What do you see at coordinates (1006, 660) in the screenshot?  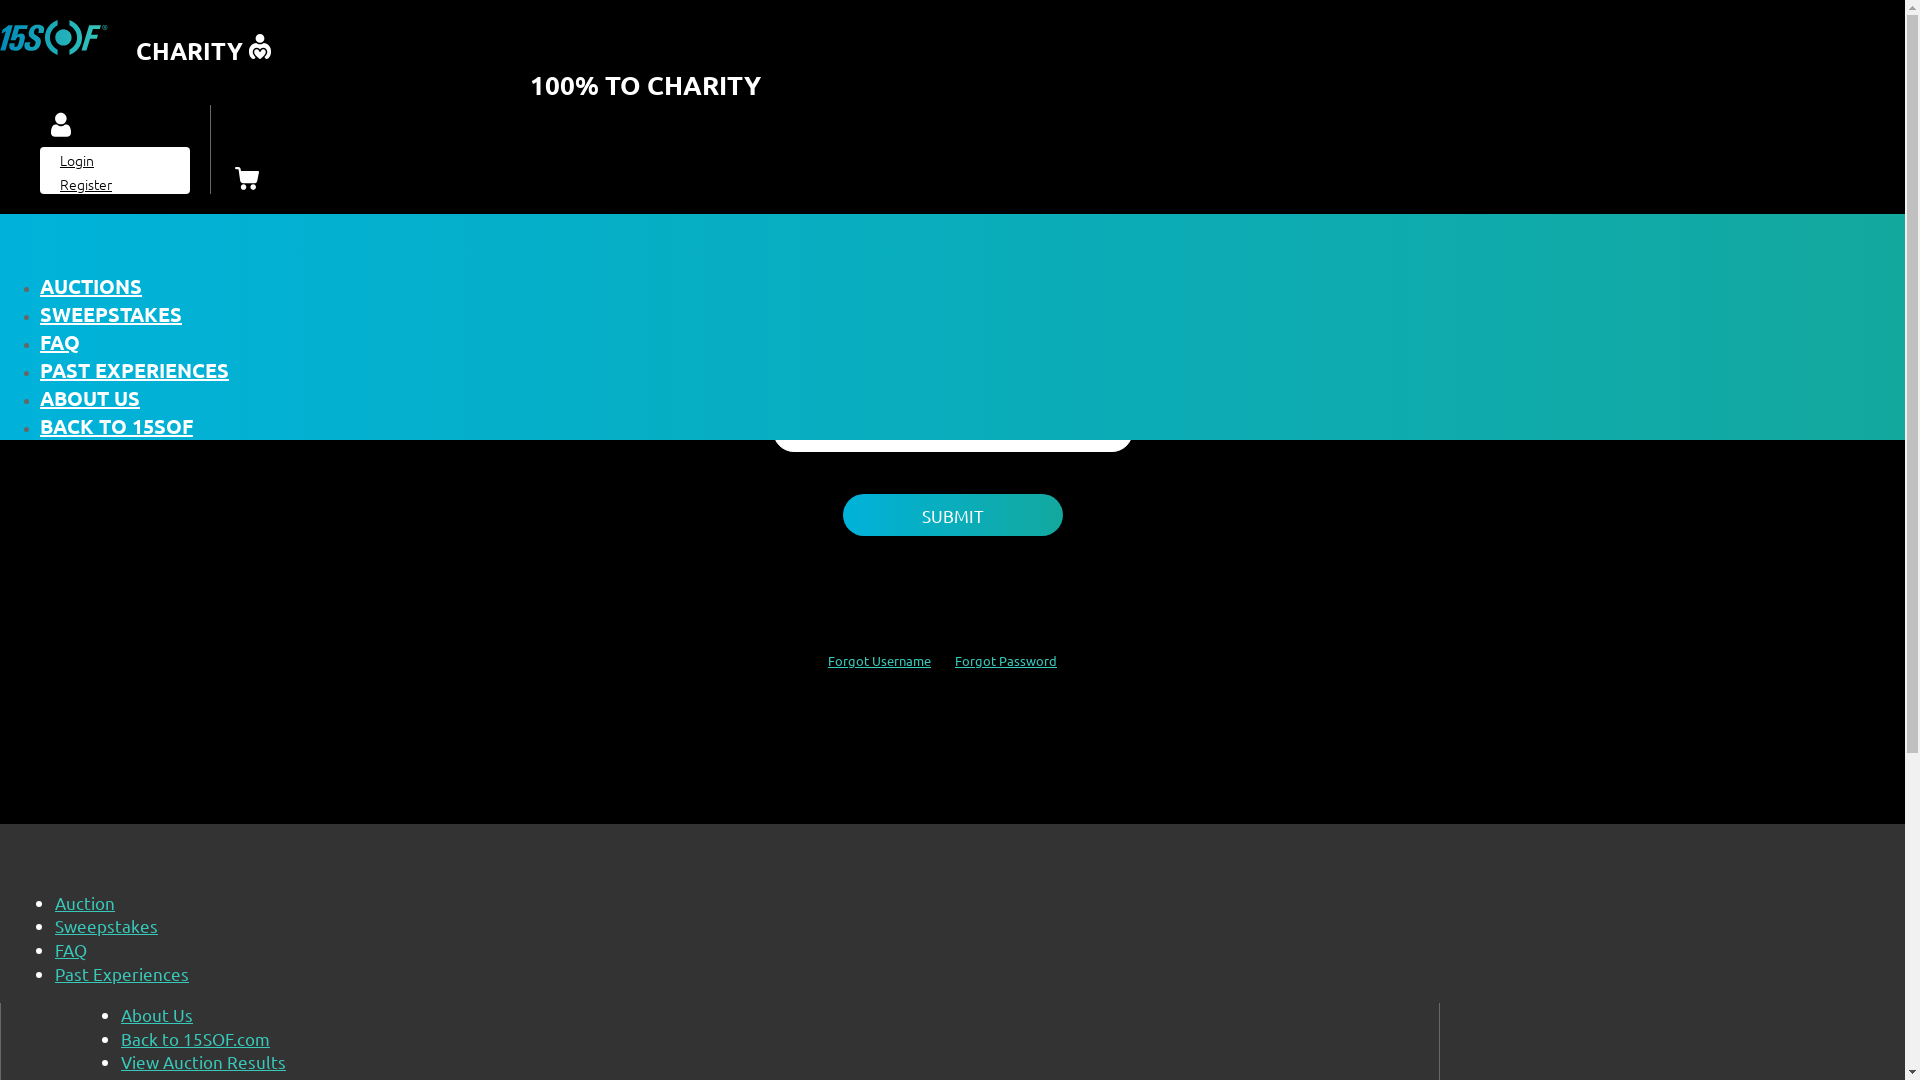 I see `'Forgot Password'` at bounding box center [1006, 660].